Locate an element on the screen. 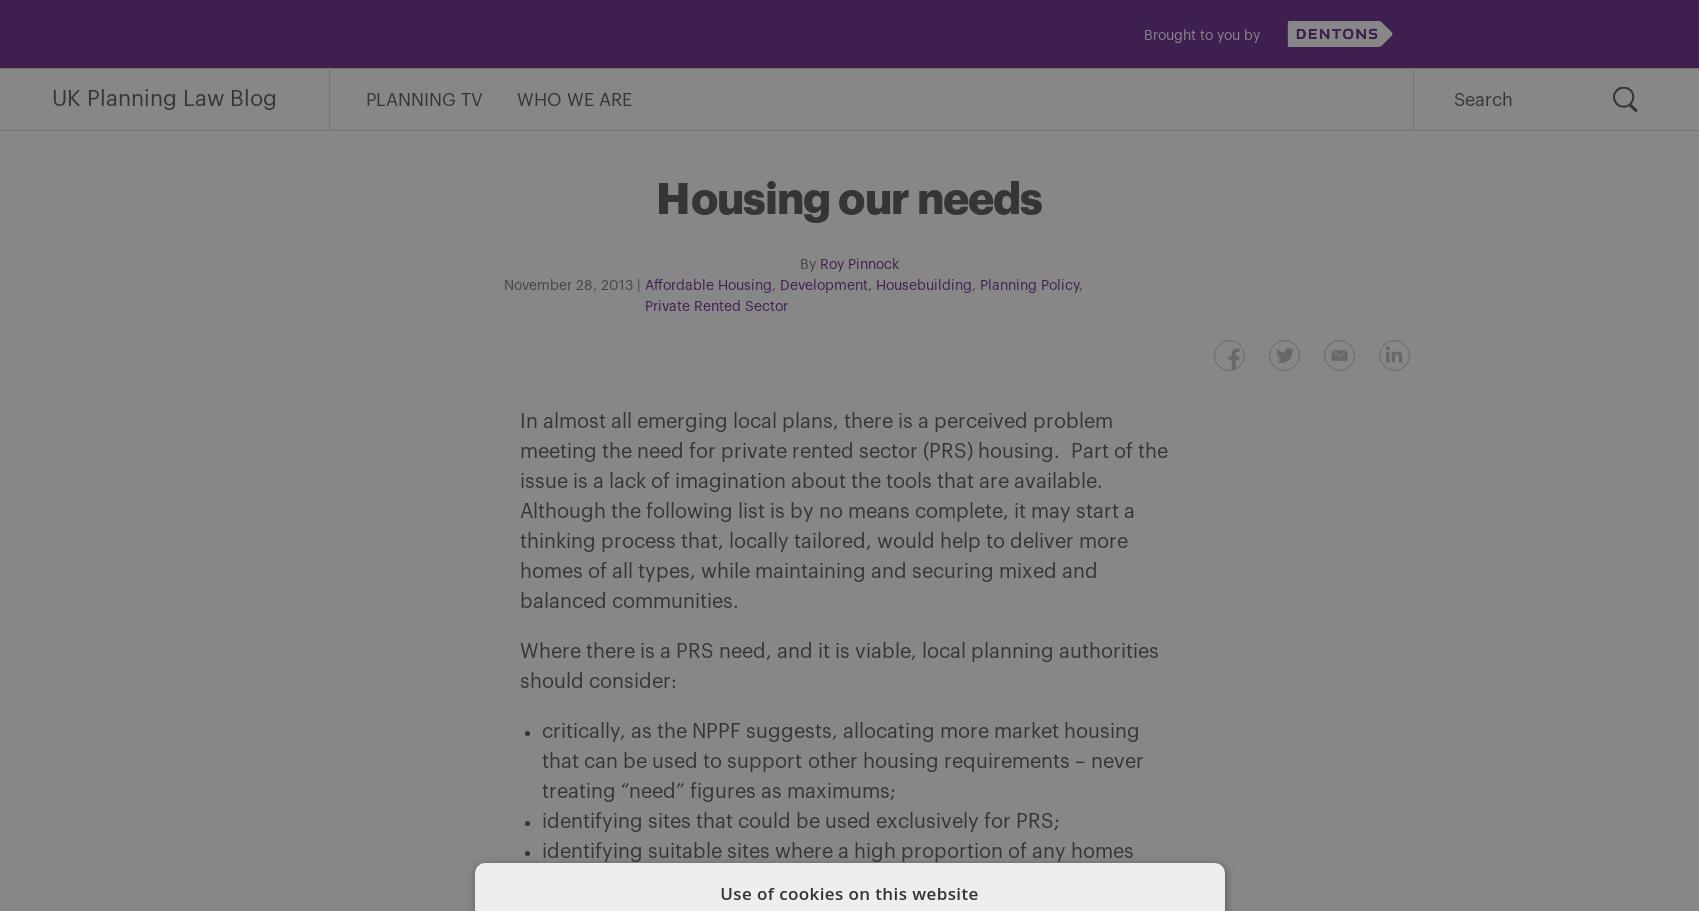  'Who We Are' is located at coordinates (514, 100).